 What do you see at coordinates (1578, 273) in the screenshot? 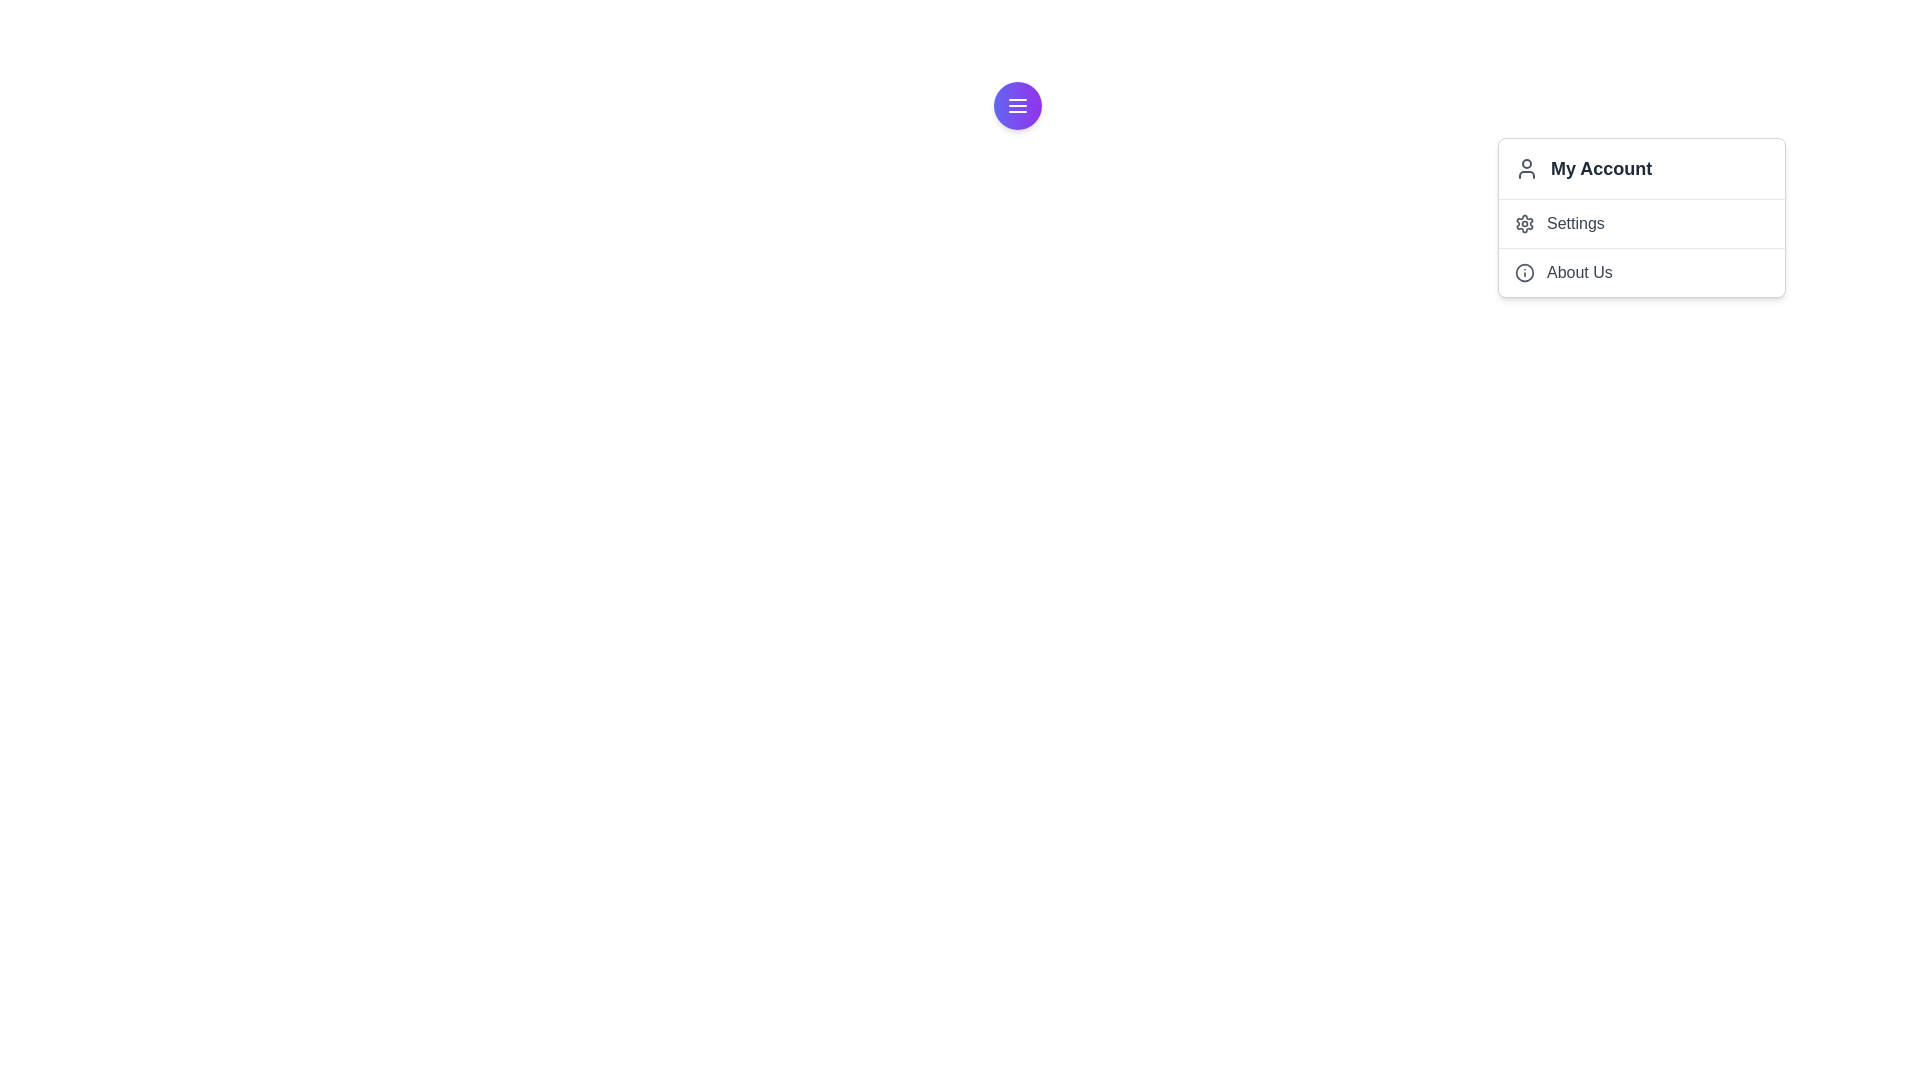
I see `the 'About Us' text label located in the third entry of the vertical menu list, which is under 'My Account' and 'Settings', and to the right of the information icon` at bounding box center [1578, 273].